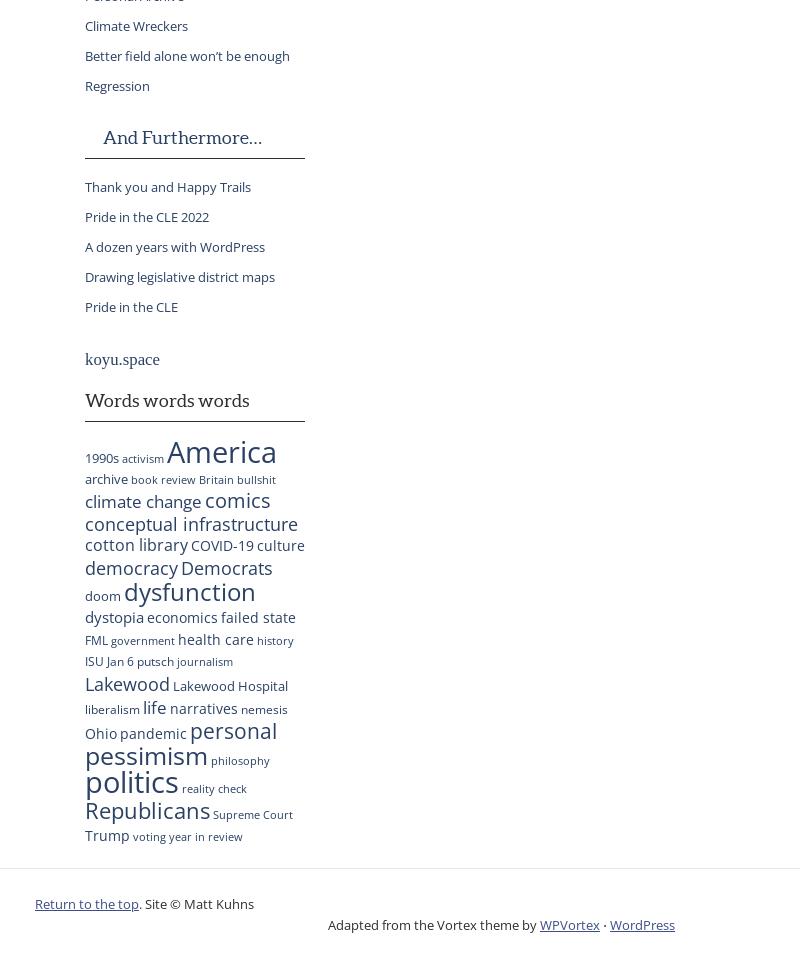 The width and height of the screenshot is (800, 959). What do you see at coordinates (181, 137) in the screenshot?
I see `'And Furthermore…'` at bounding box center [181, 137].